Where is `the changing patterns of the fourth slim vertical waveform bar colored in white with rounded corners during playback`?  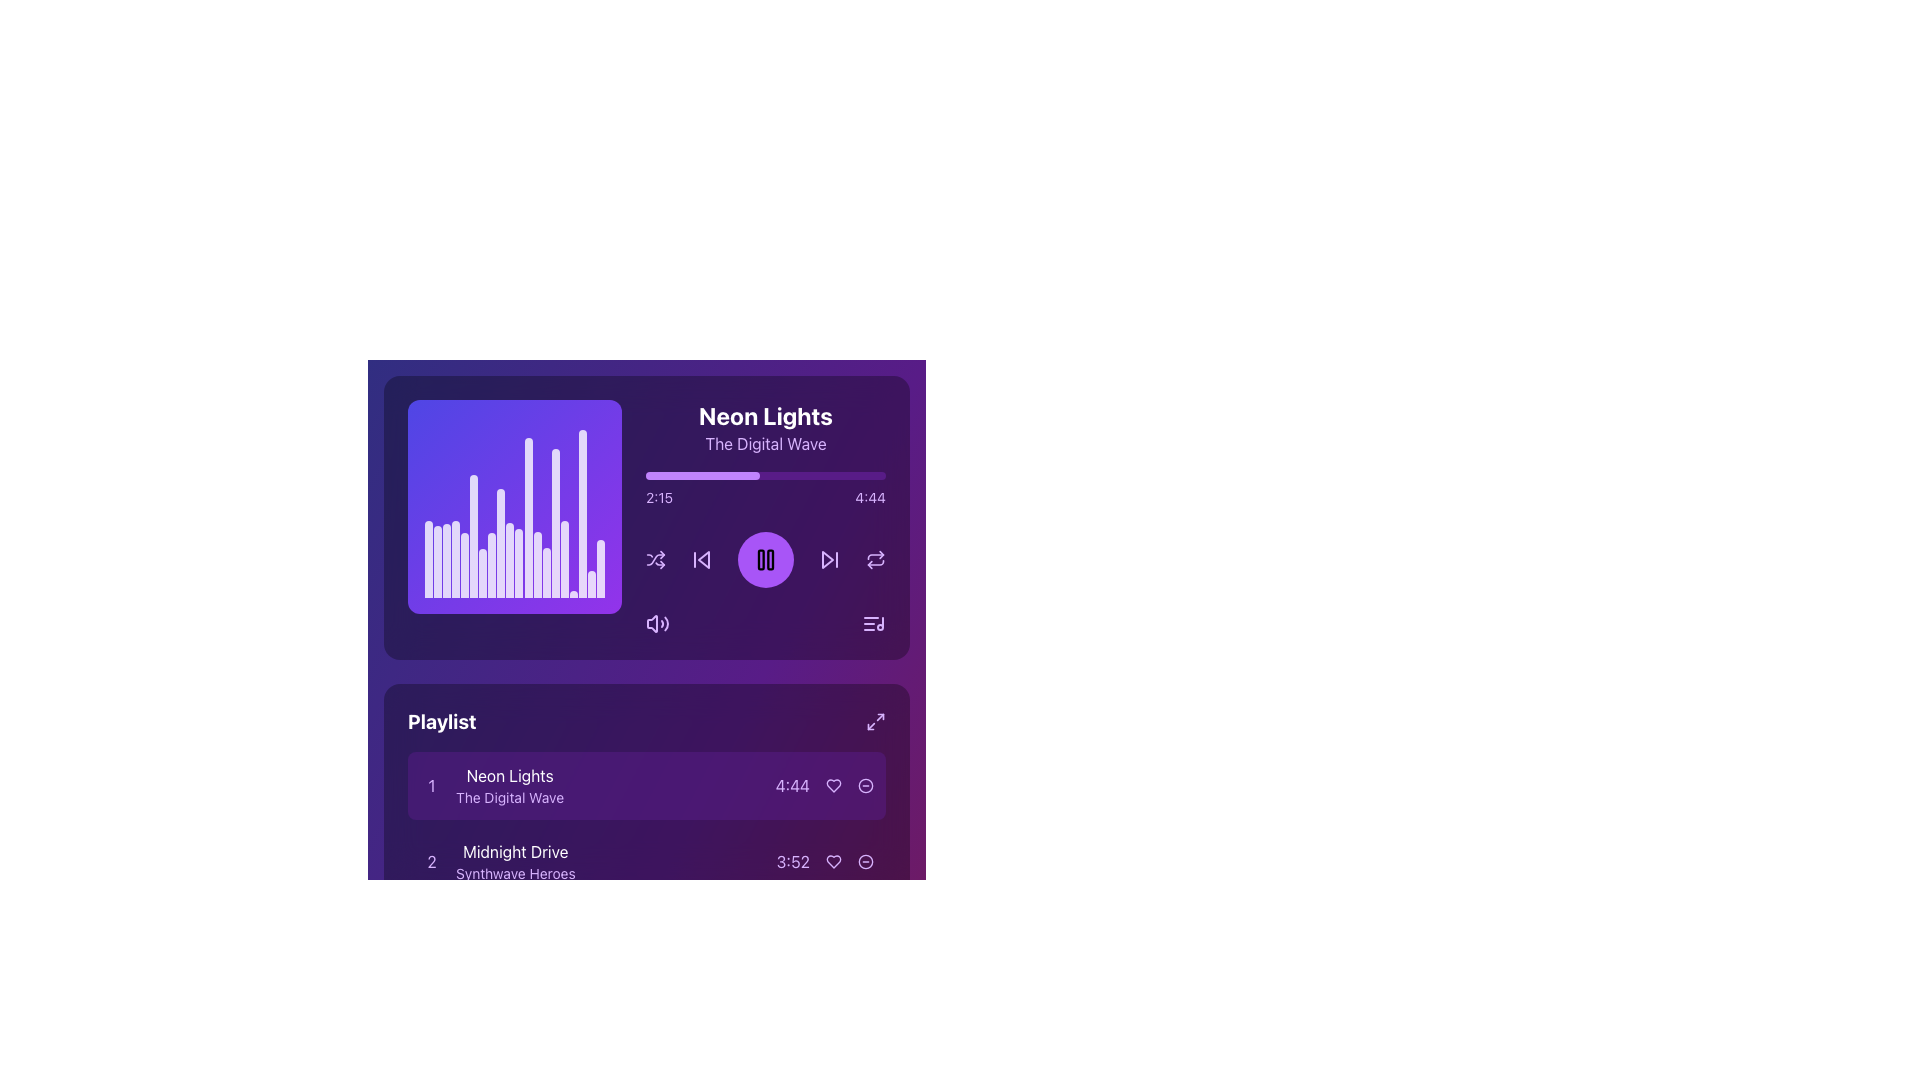
the changing patterns of the fourth slim vertical waveform bar colored in white with rounded corners during playback is located at coordinates (454, 559).